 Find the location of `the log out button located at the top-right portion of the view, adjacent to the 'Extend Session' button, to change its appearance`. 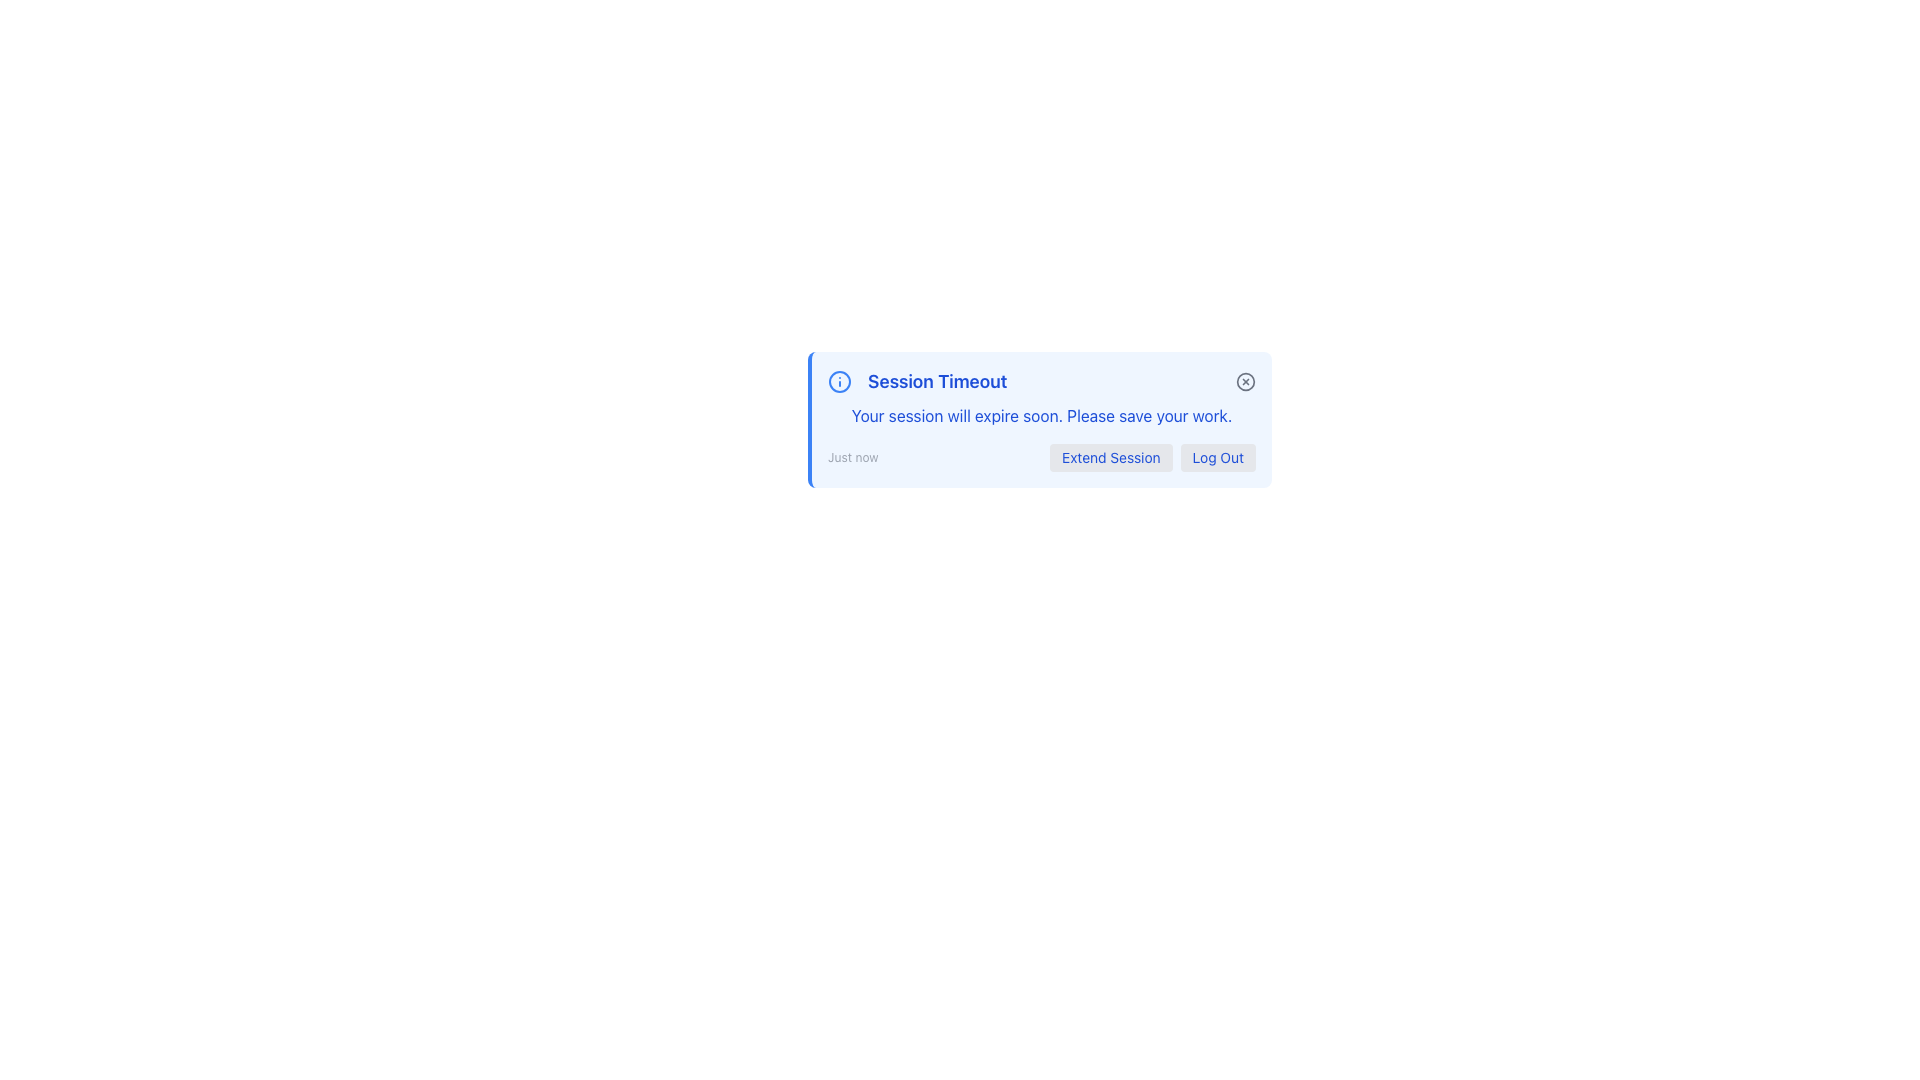

the log out button located at the top-right portion of the view, adjacent to the 'Extend Session' button, to change its appearance is located at coordinates (1217, 458).